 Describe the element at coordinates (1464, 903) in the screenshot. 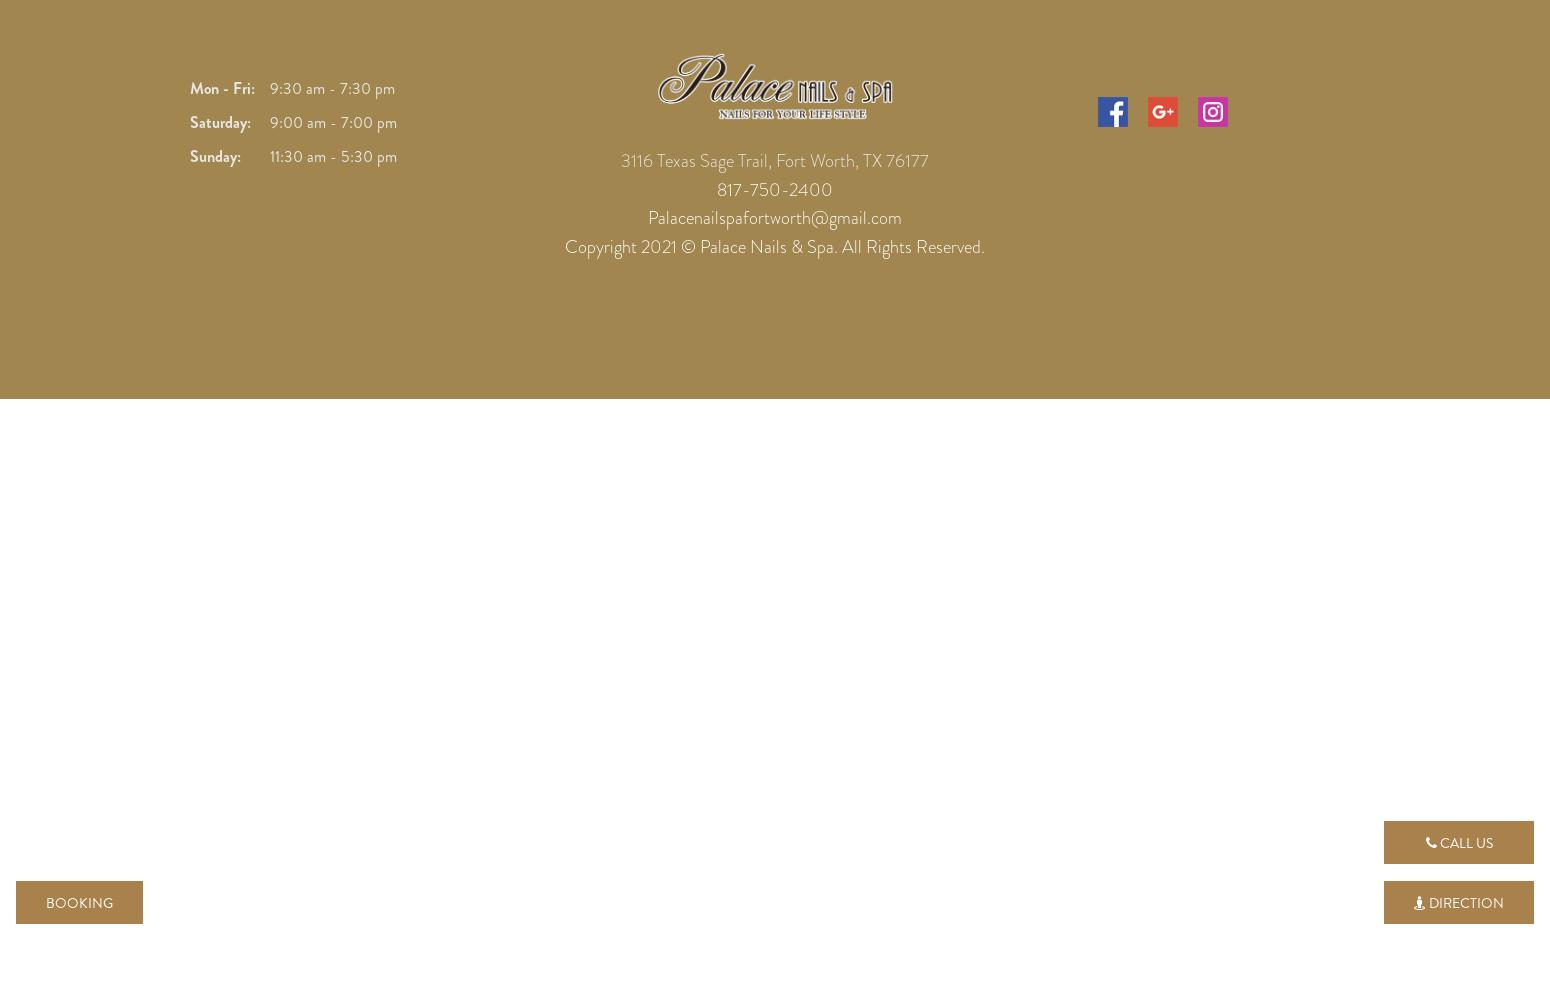

I see `'Direction'` at that location.